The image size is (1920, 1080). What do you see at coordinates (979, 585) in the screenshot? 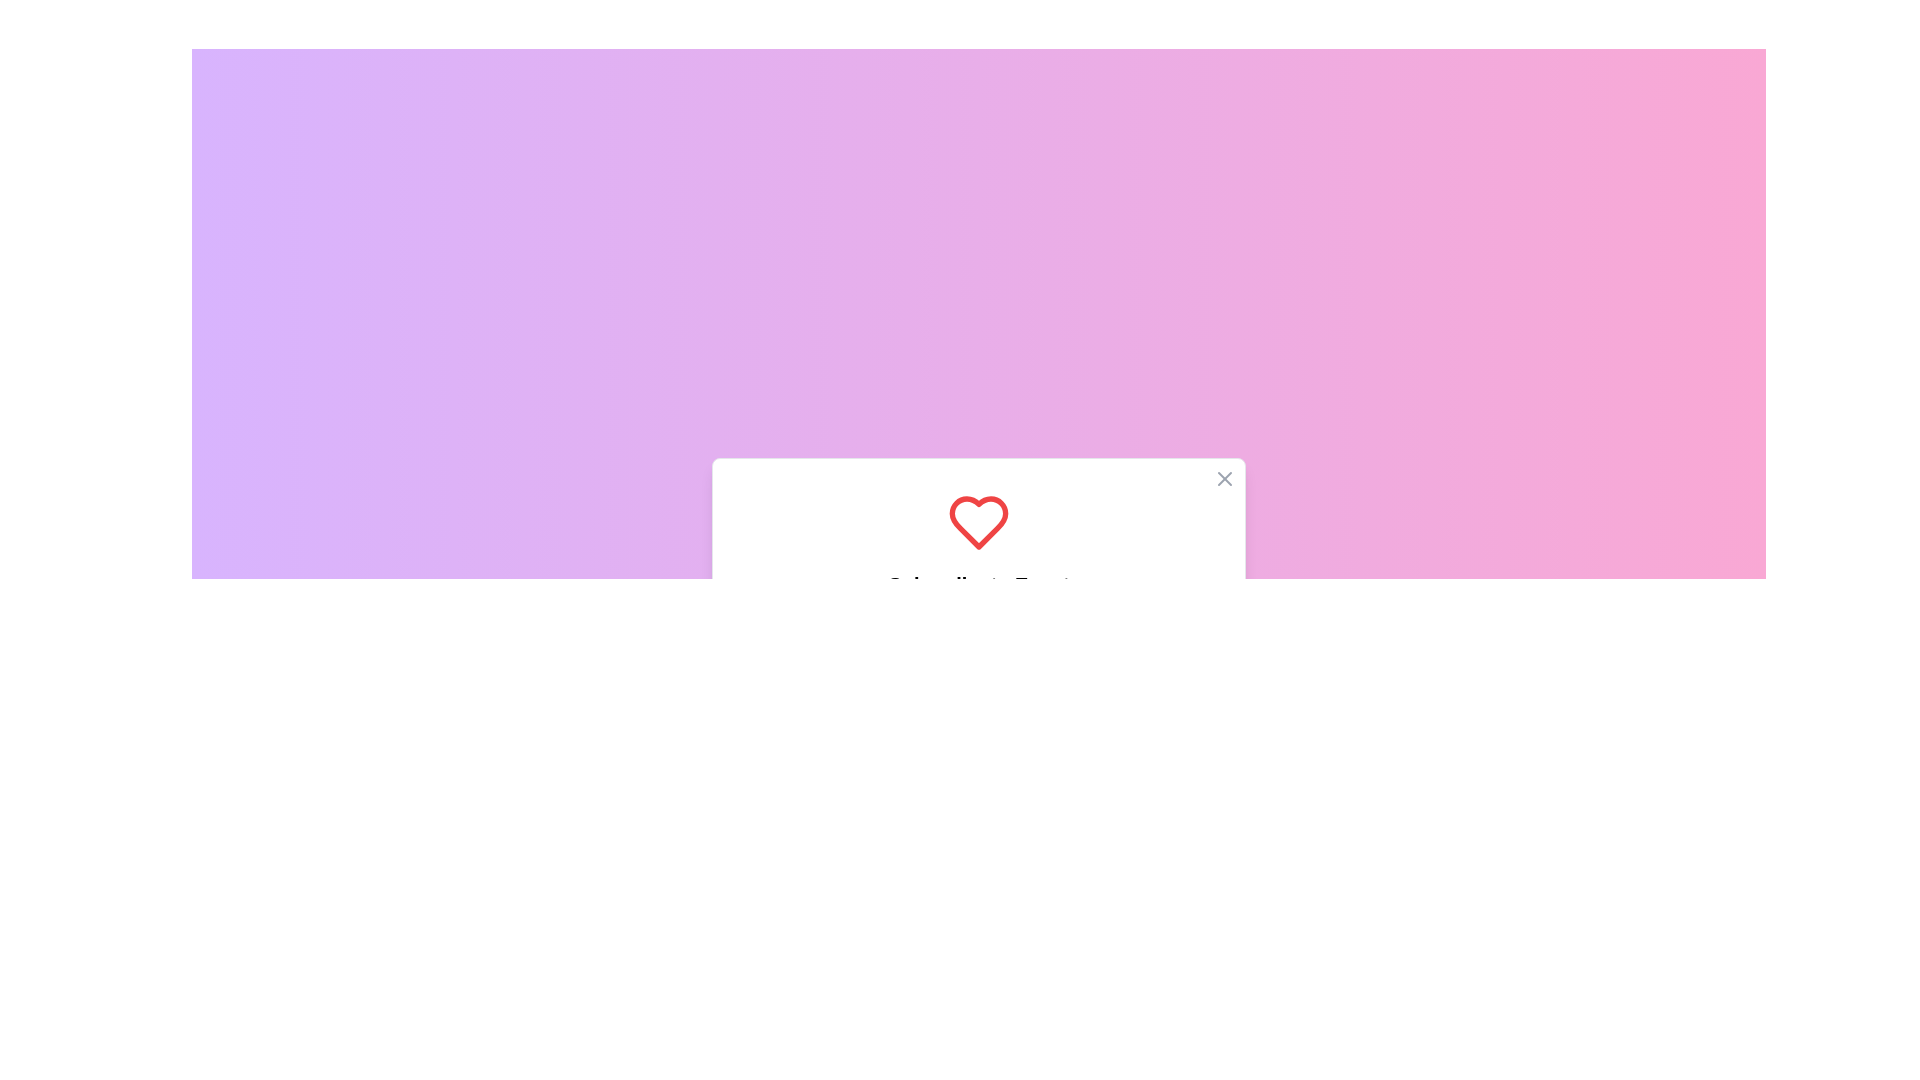
I see `the Text label that serves as the heading for the subscription dialog box, located below a red heart icon and above the instructional description, positioned in the middle section of the dialog` at bounding box center [979, 585].